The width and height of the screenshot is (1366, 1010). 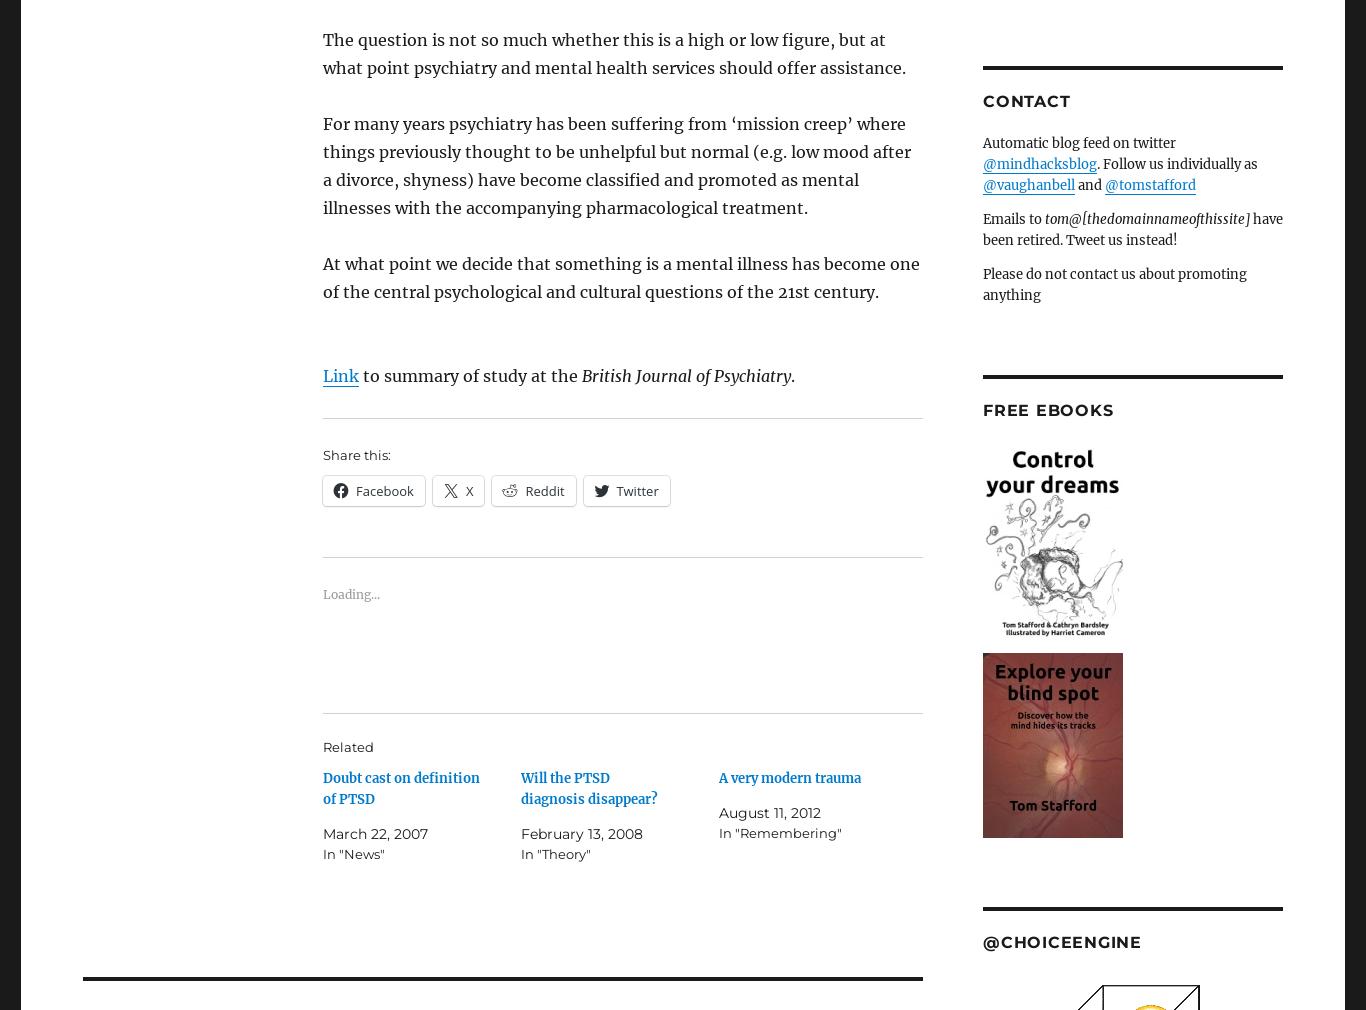 What do you see at coordinates (613, 53) in the screenshot?
I see `'The question is not so much whether this is a high or low figure, but at what point psychiatry and mental health services should offer assistance.'` at bounding box center [613, 53].